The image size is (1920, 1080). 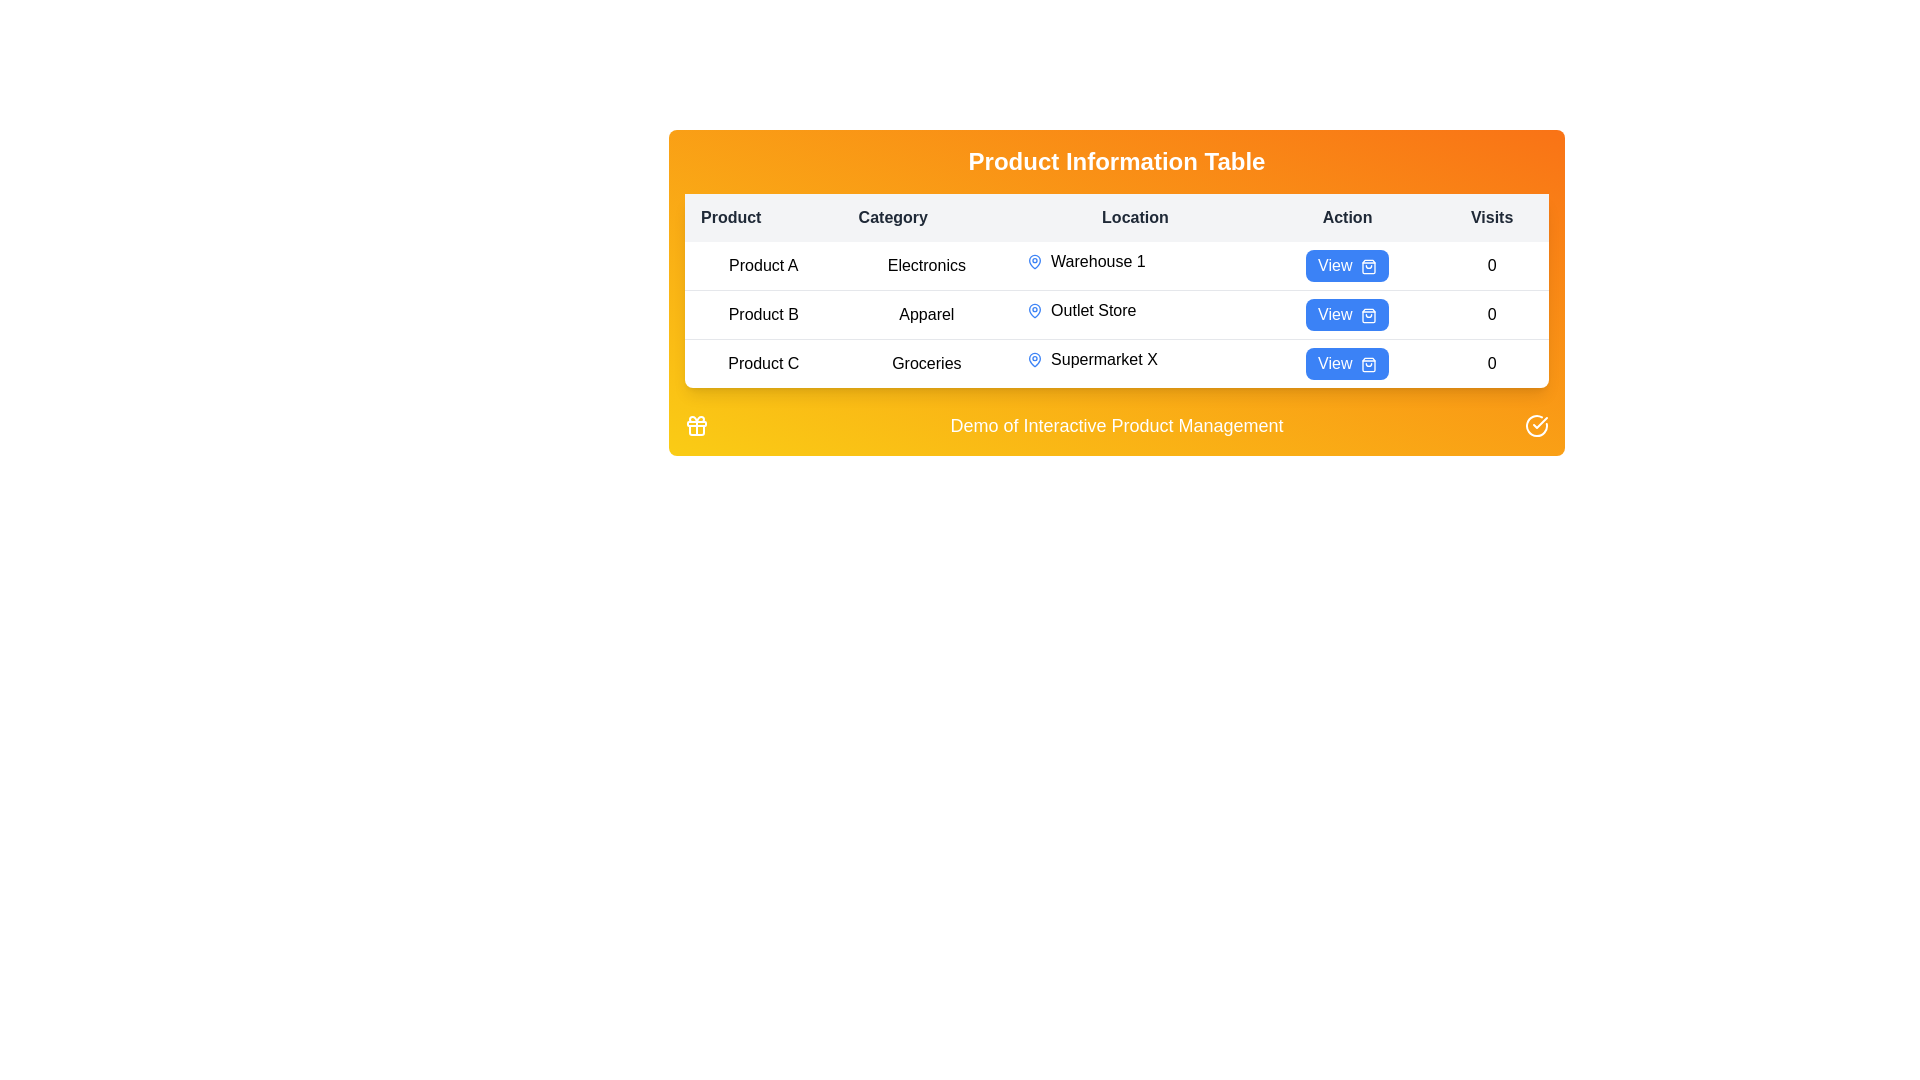 What do you see at coordinates (1035, 261) in the screenshot?
I see `the Location Marker icon representing 'Warehouse 1' in the table, which is located in the third column, first row, aligned to the left of the text label` at bounding box center [1035, 261].